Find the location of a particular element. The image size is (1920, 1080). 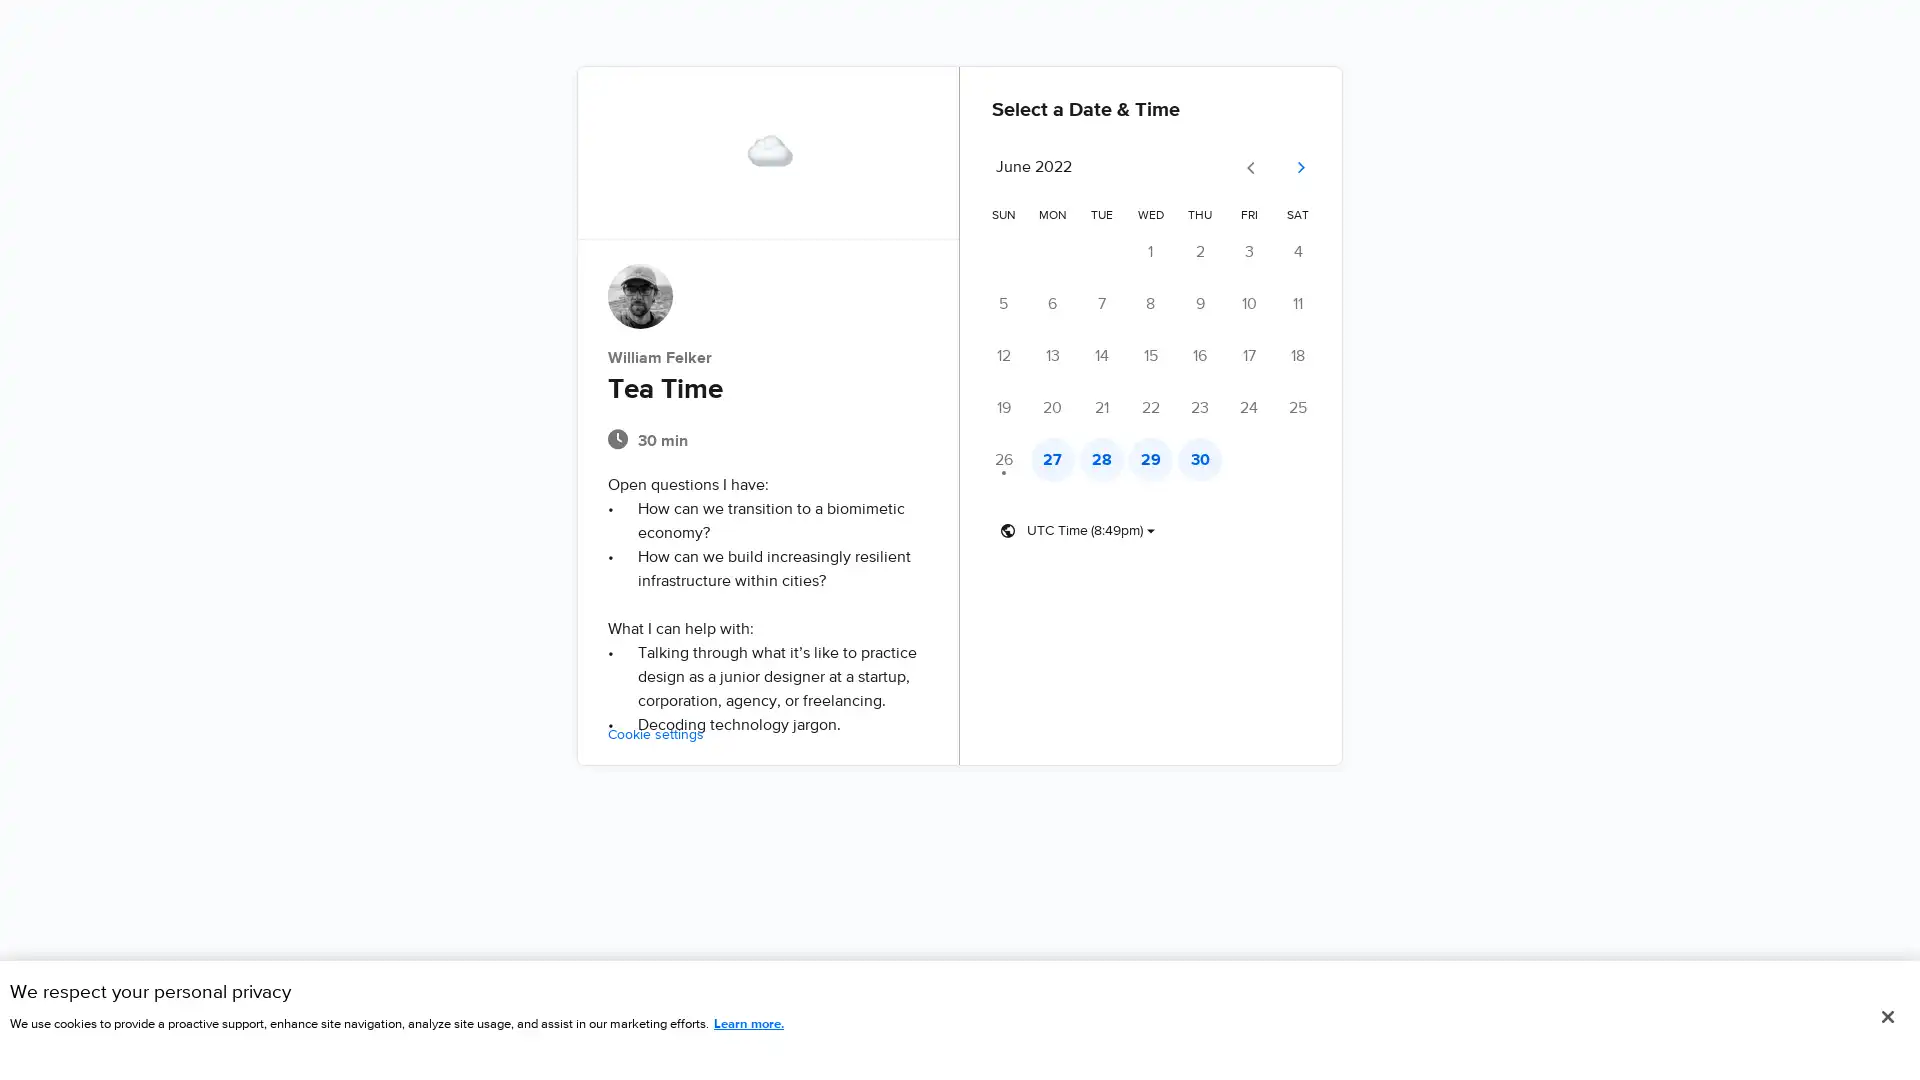

Saturday, June 18 - No times available is located at coordinates (1314, 354).